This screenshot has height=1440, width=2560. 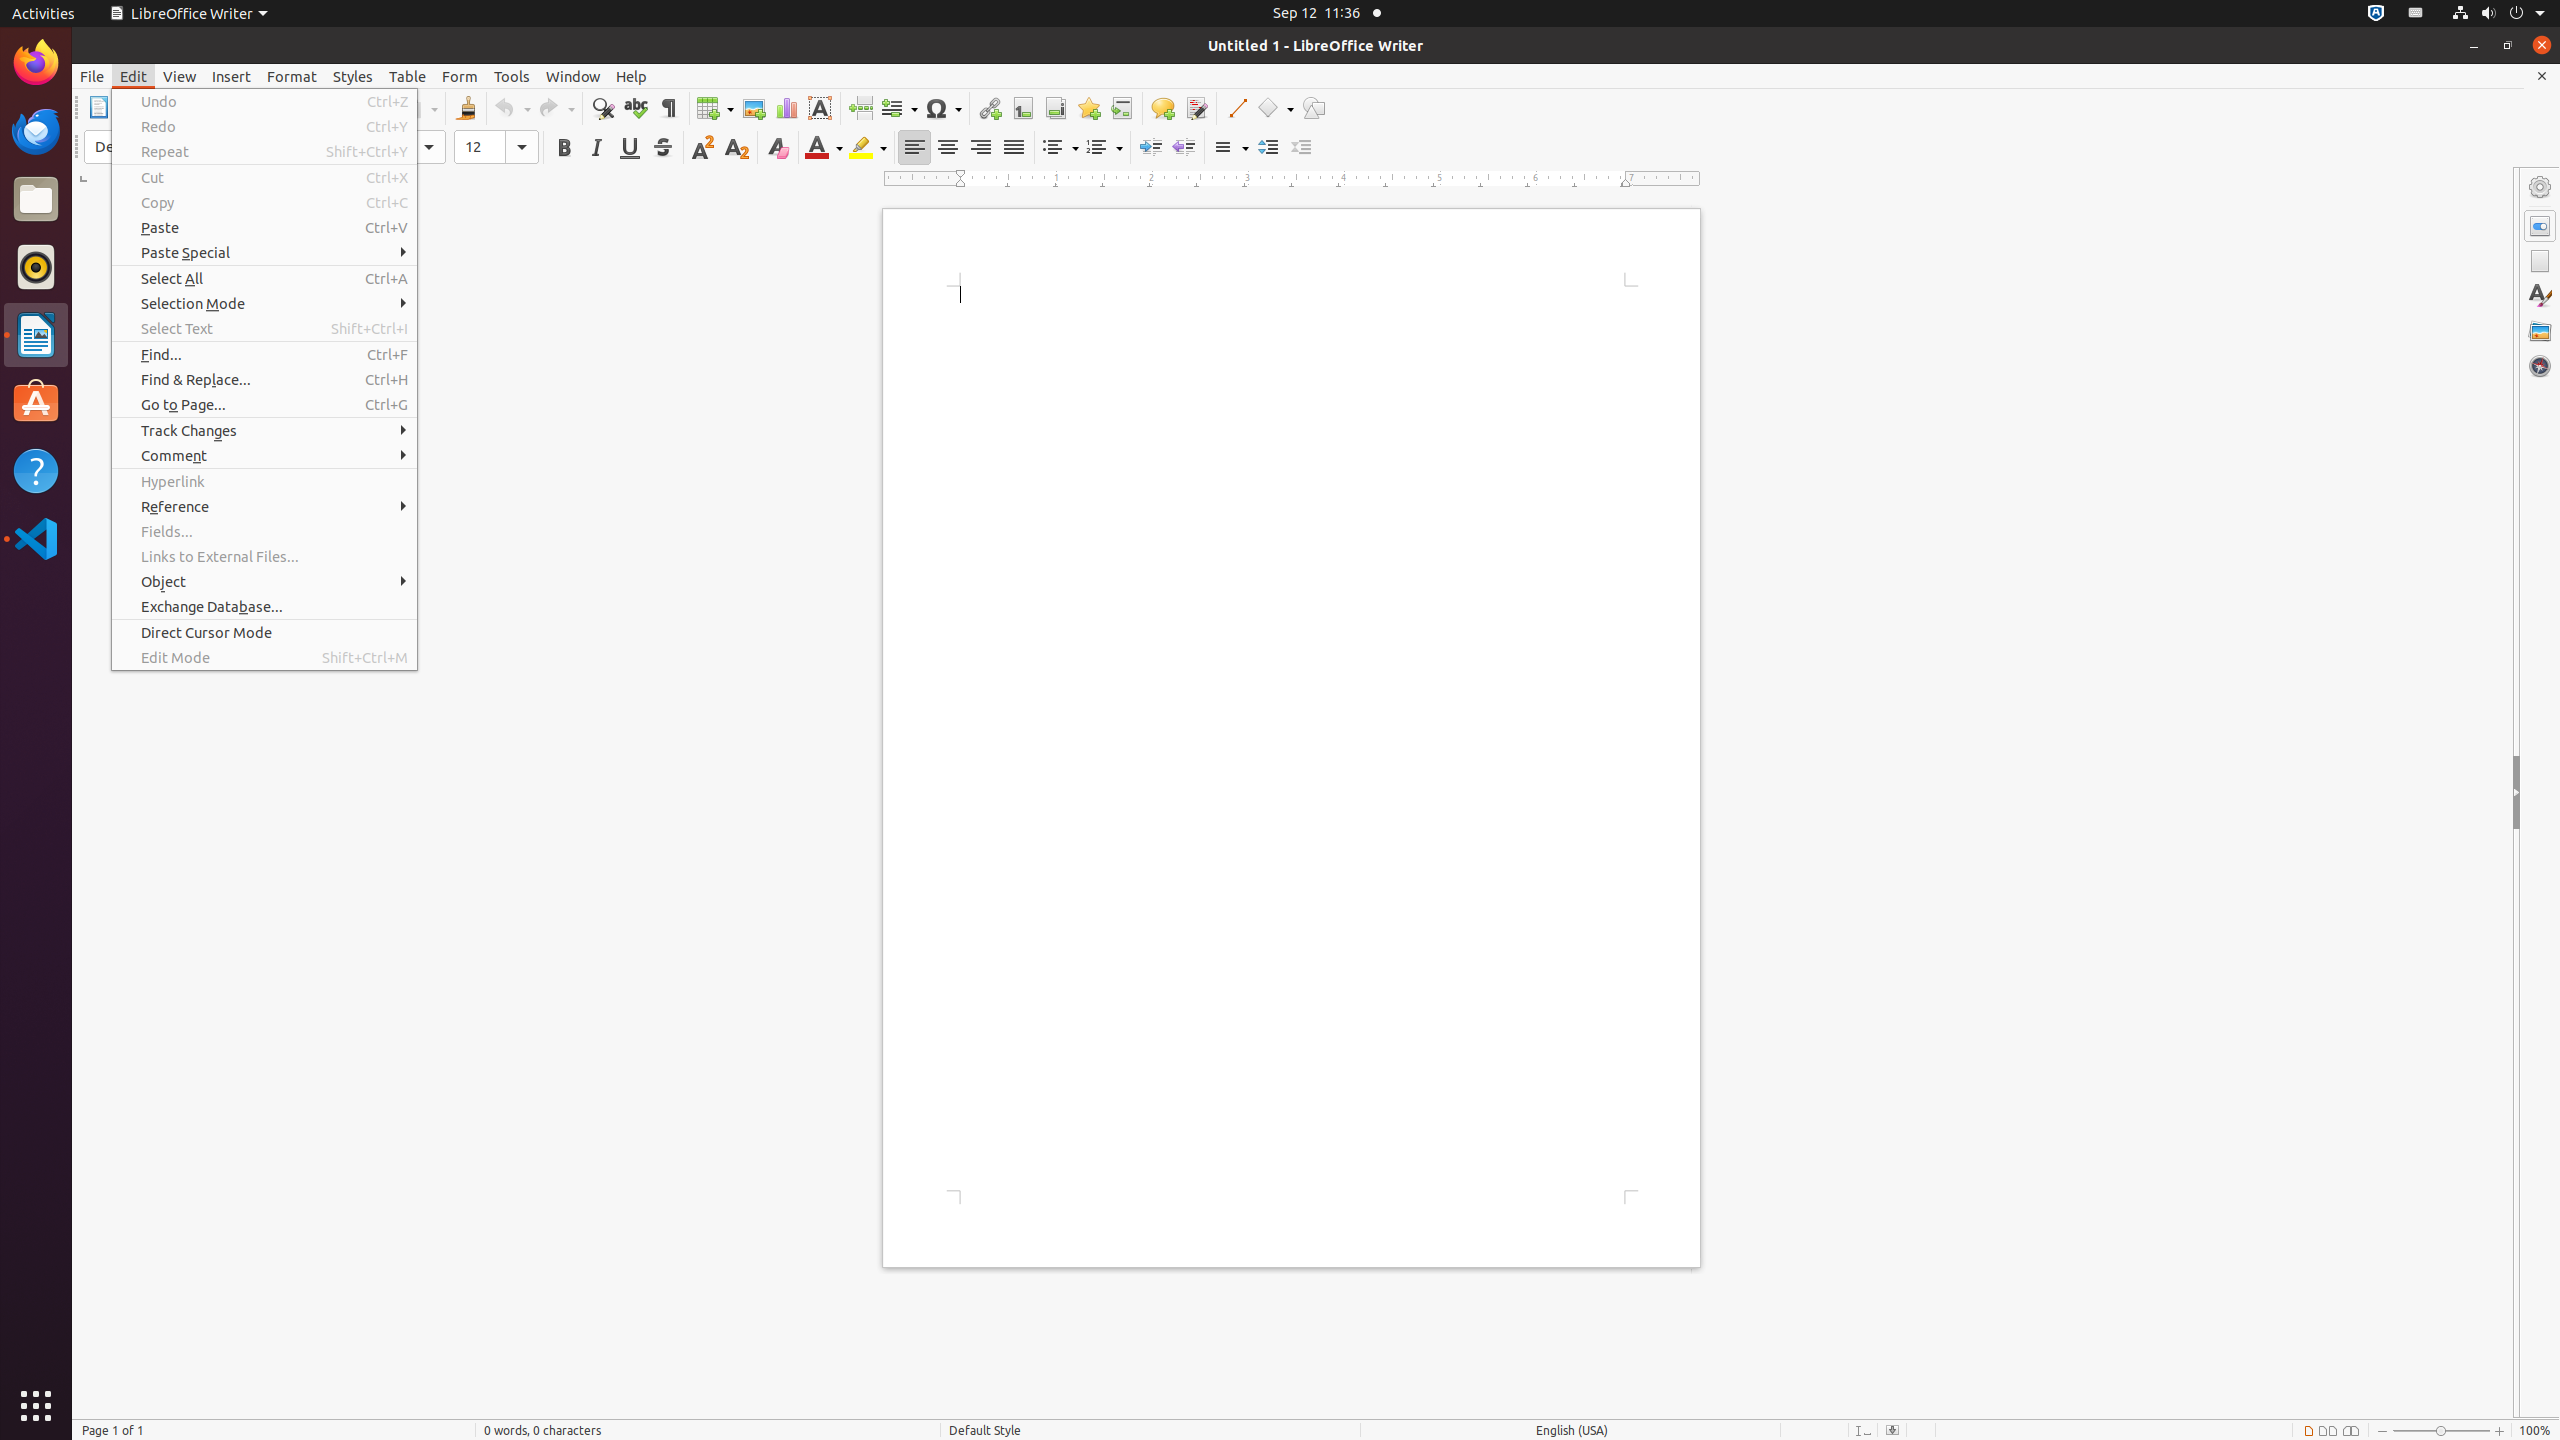 I want to click on 'Bold', so click(x=562, y=146).